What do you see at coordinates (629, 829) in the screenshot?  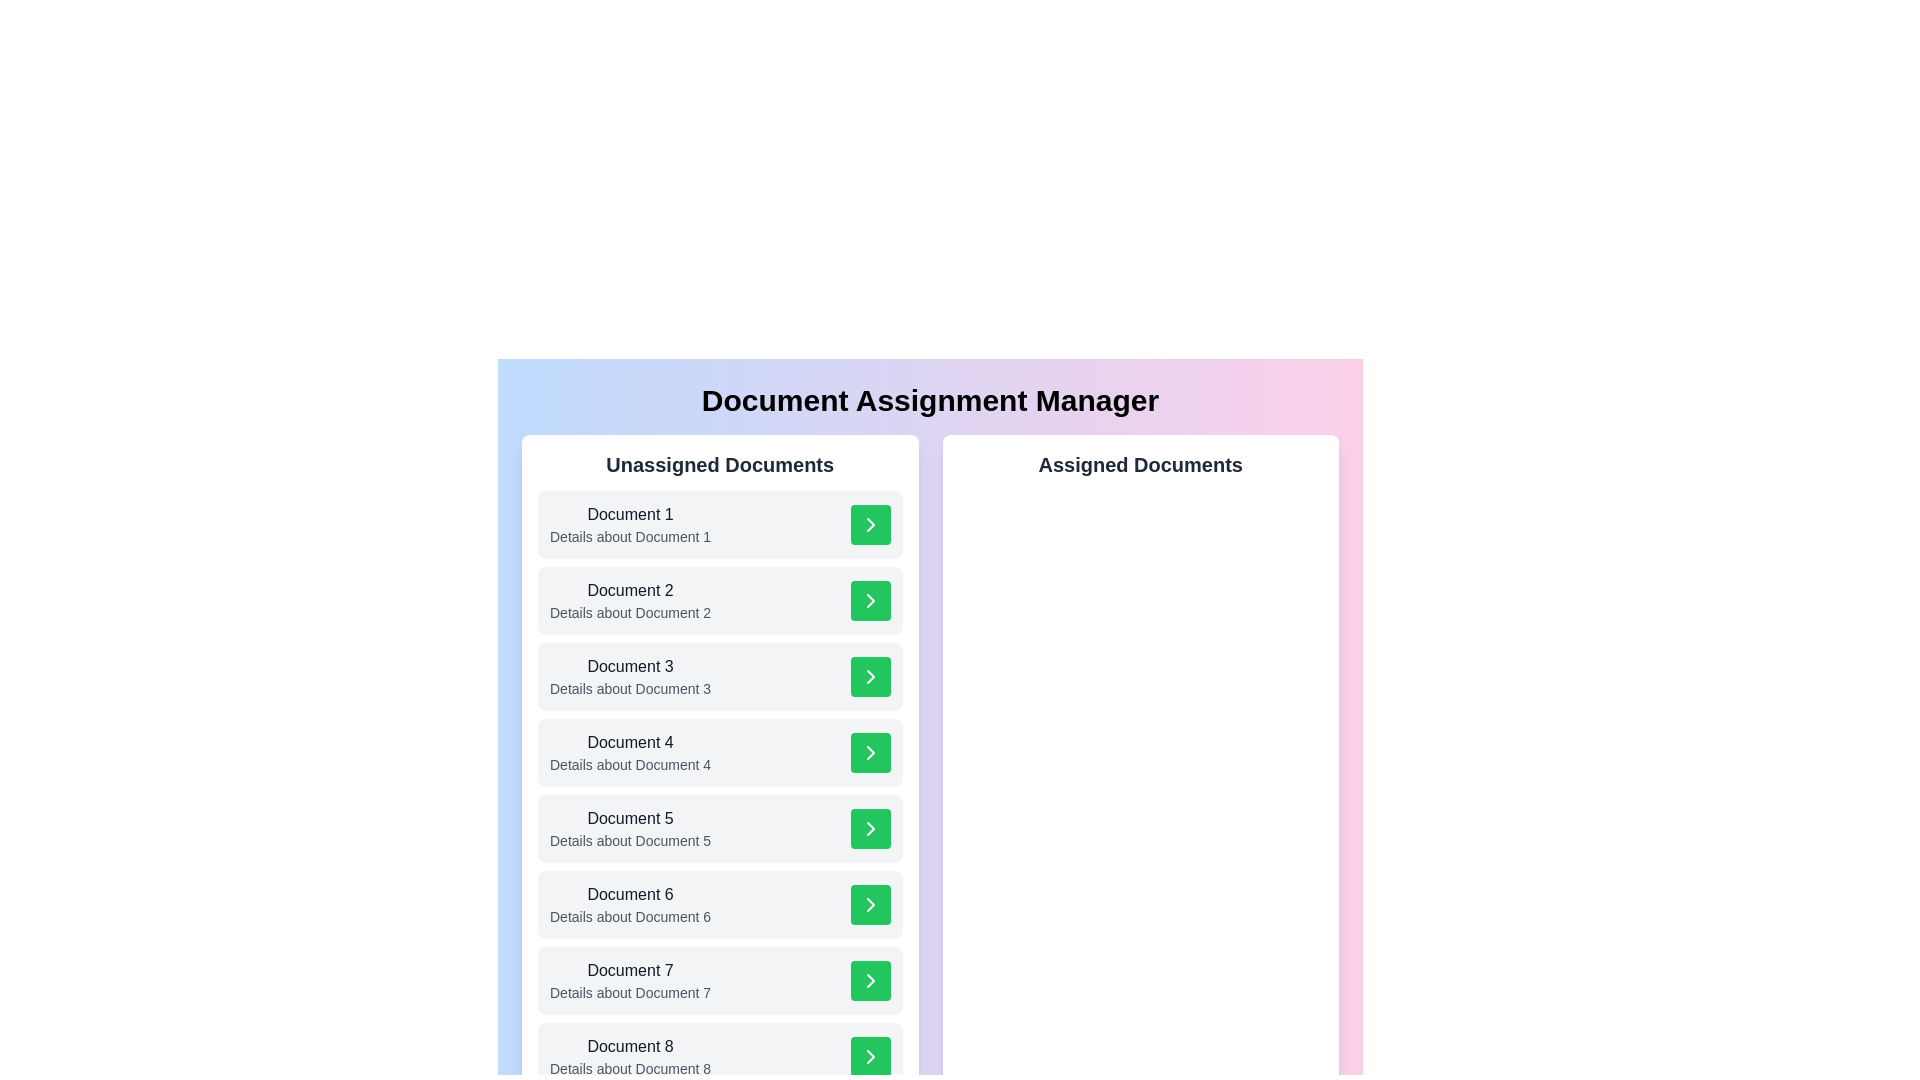 I see `the text component displaying 'Document 5' and 'Details about Document 5', which is the fifth item in the 'Unassigned Documents' section` at bounding box center [629, 829].